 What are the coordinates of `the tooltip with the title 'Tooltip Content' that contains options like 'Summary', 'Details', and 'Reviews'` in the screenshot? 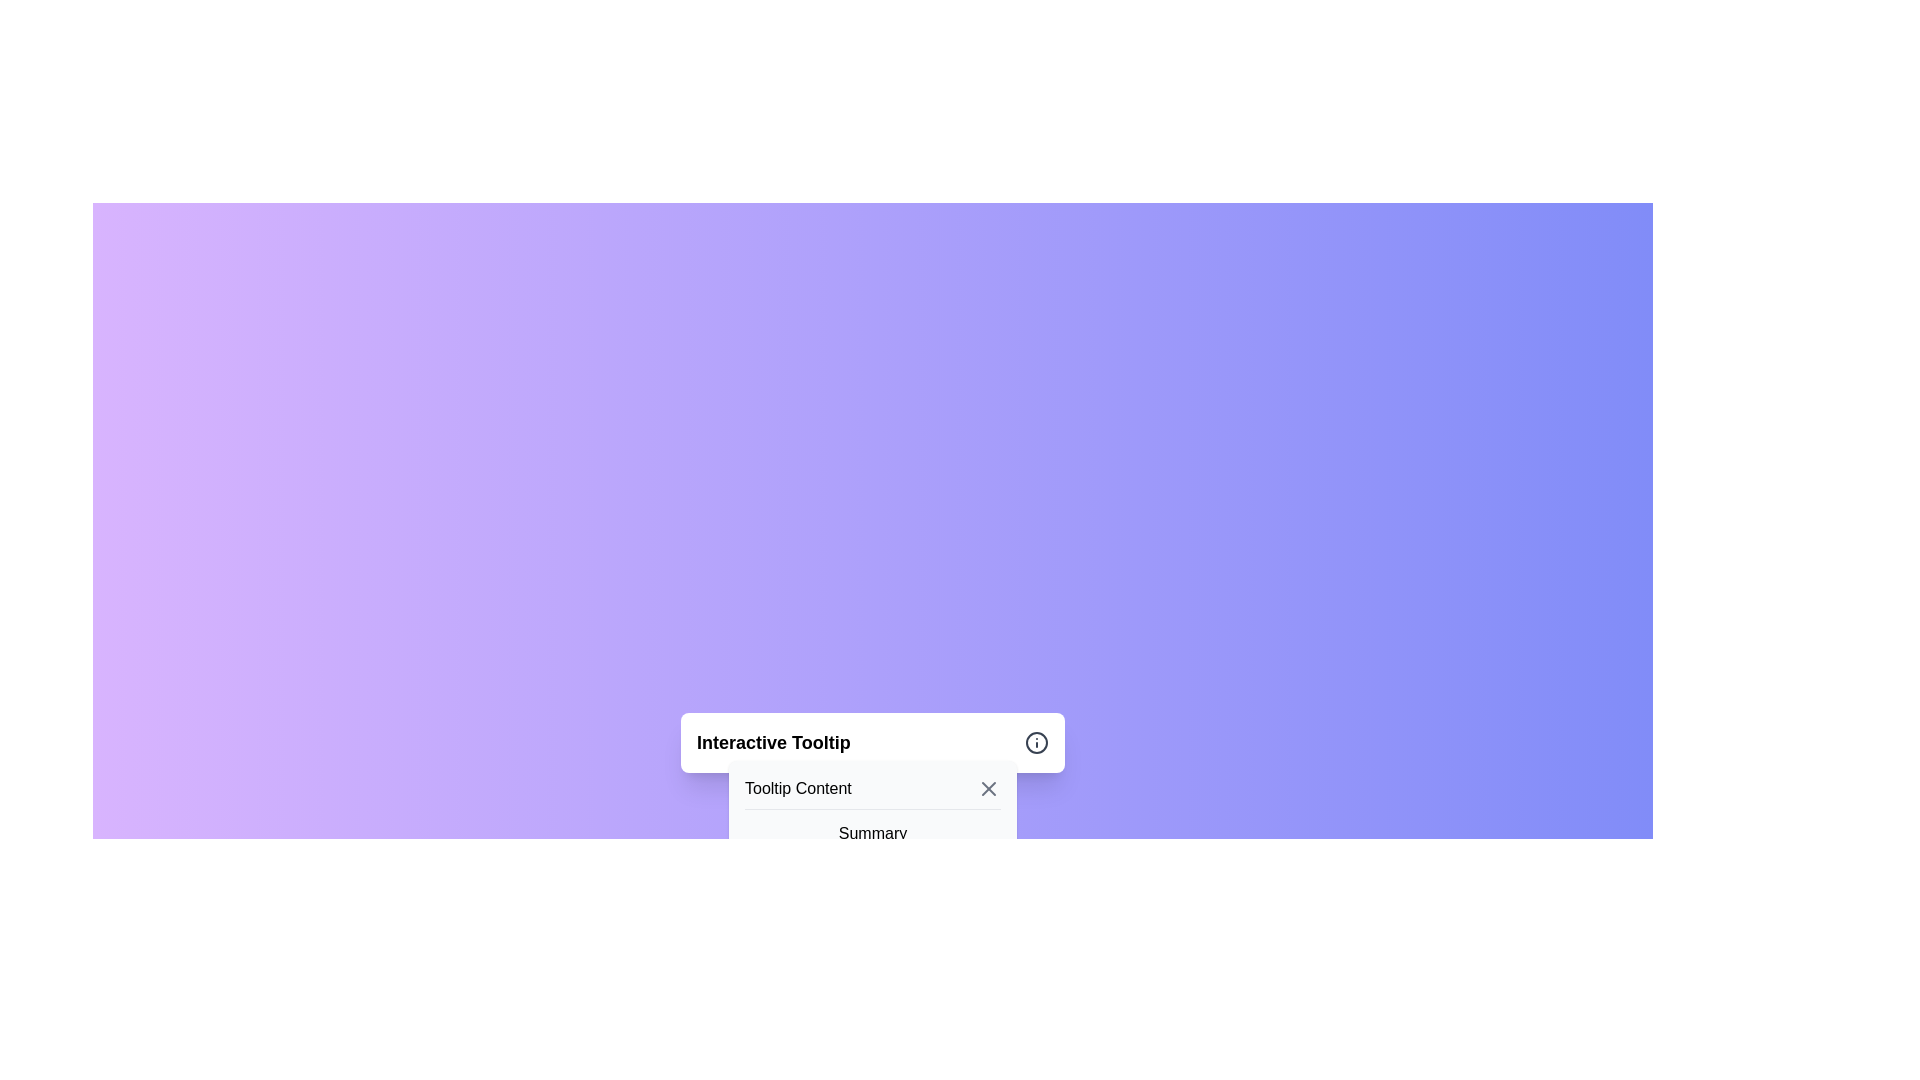 It's located at (873, 856).